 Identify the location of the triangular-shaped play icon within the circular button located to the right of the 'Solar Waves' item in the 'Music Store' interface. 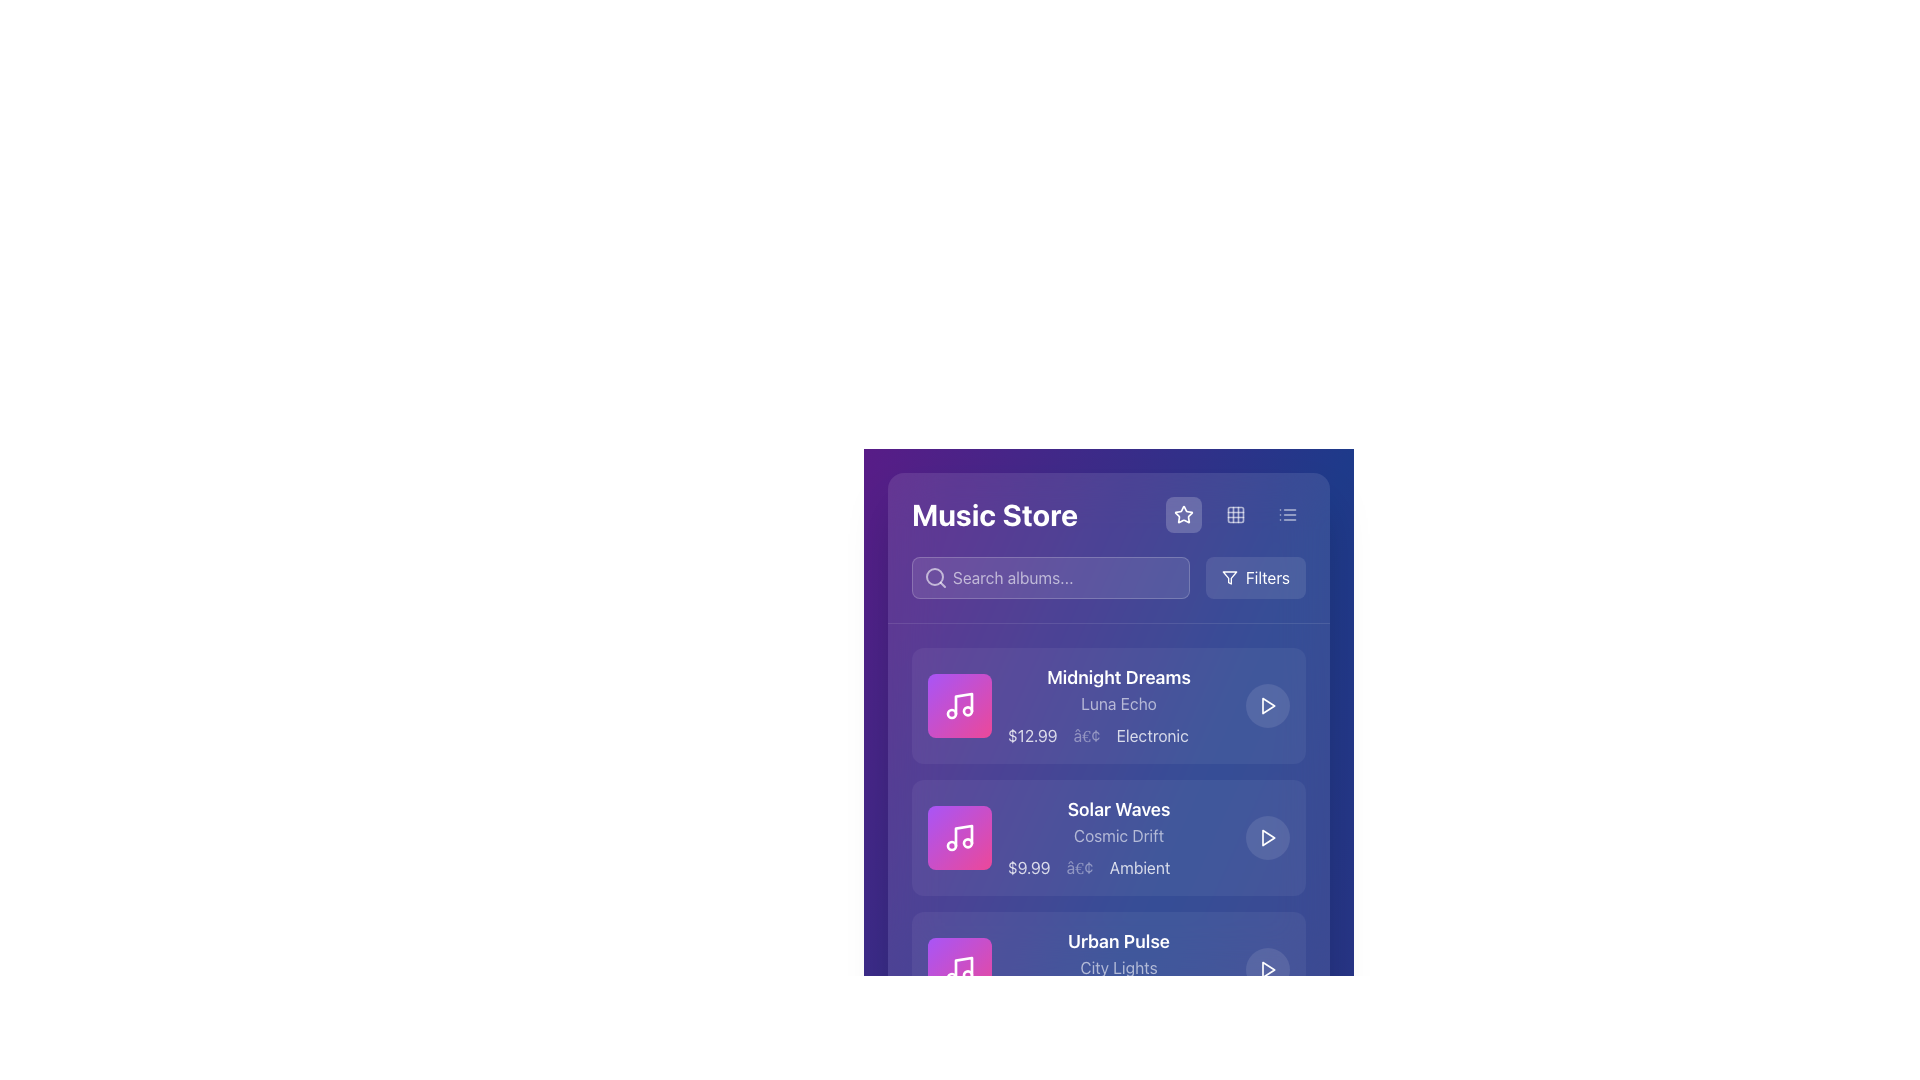
(1267, 837).